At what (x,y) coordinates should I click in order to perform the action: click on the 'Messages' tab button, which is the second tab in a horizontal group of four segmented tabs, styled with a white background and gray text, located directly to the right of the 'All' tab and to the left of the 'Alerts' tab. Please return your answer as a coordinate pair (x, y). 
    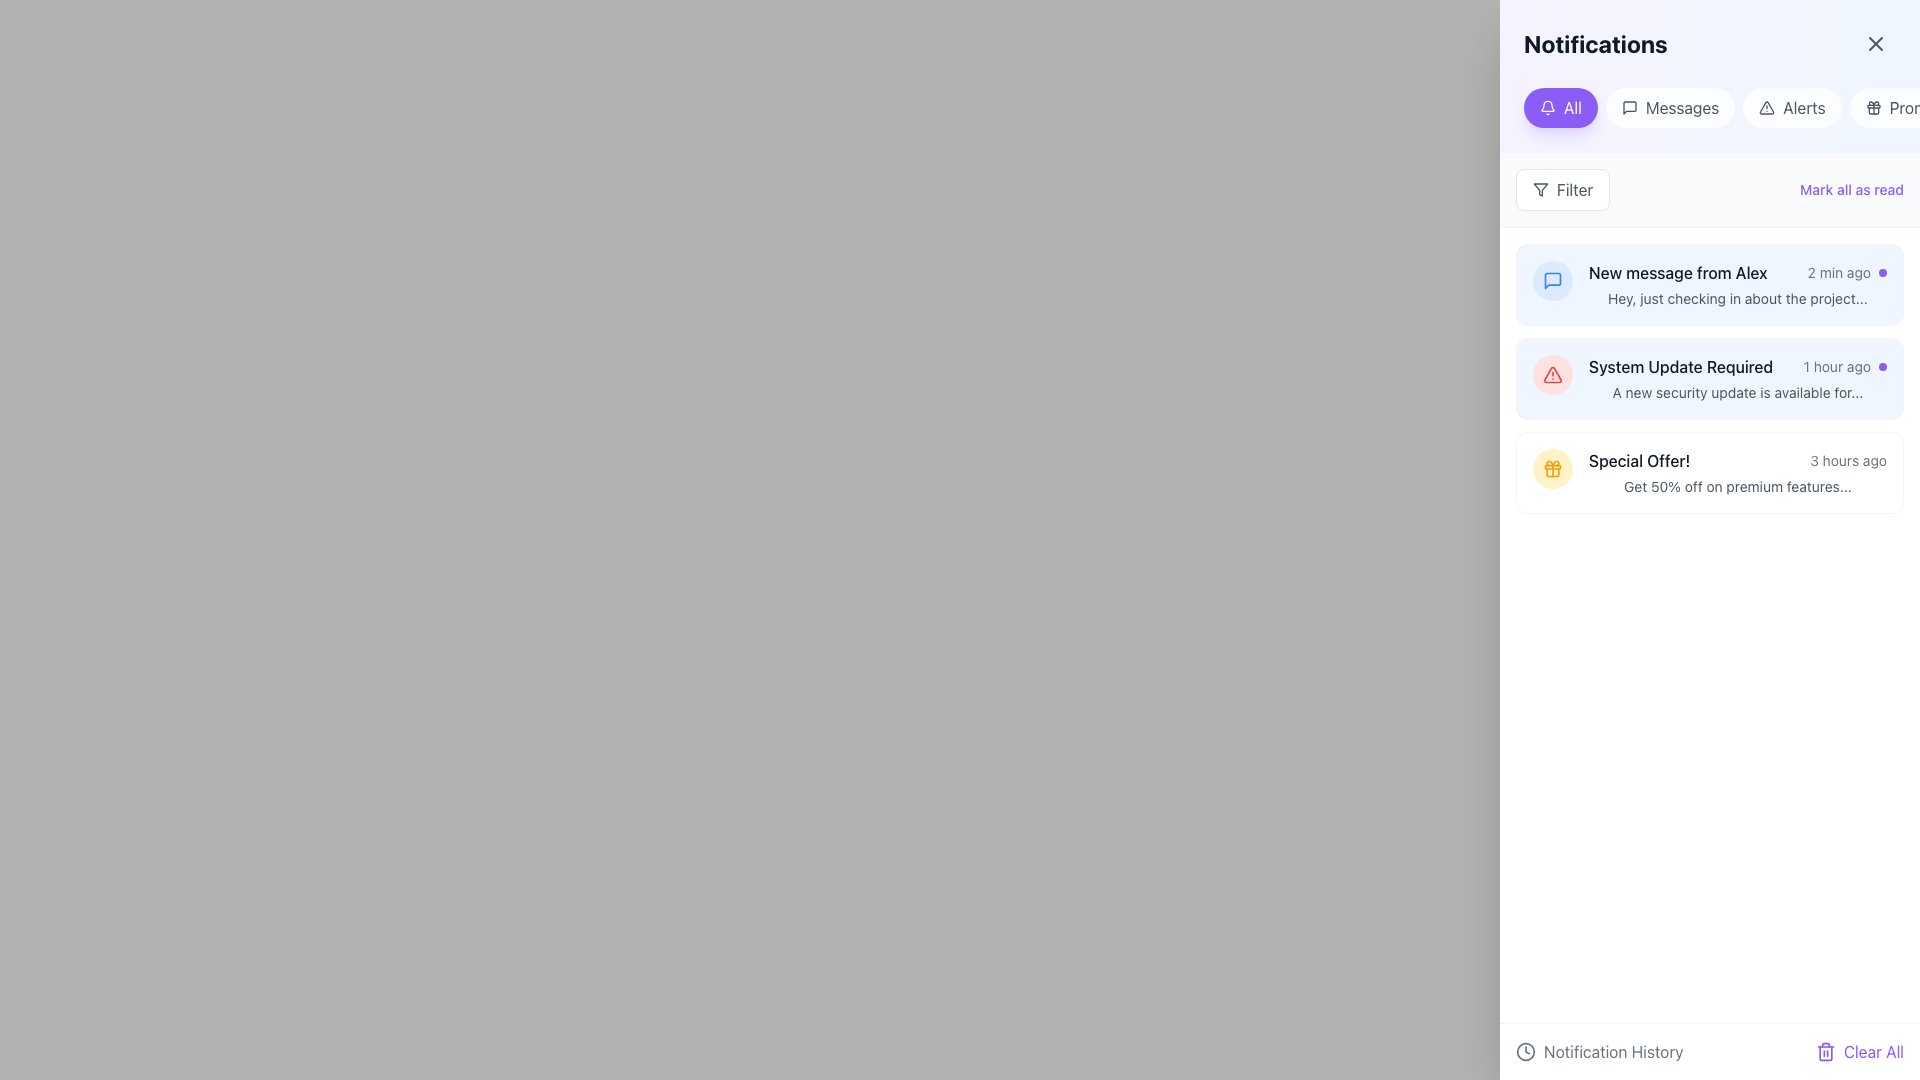
    Looking at the image, I should click on (1708, 108).